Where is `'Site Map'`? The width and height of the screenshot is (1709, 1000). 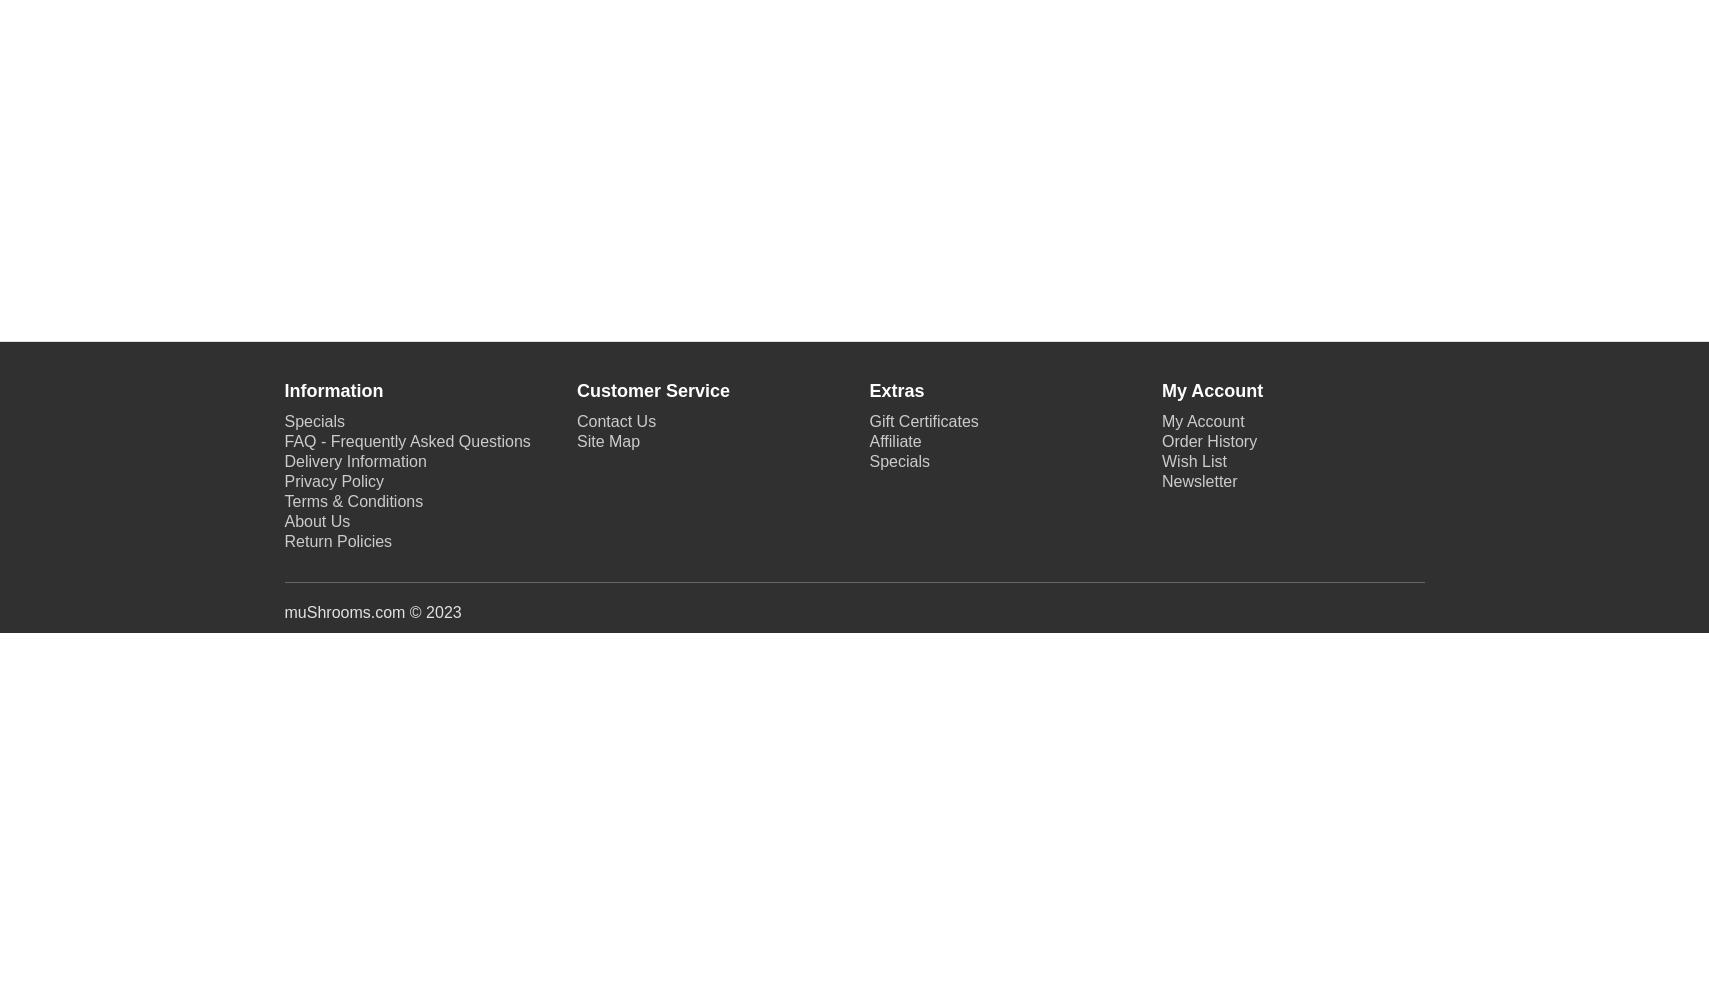
'Site Map' is located at coordinates (607, 440).